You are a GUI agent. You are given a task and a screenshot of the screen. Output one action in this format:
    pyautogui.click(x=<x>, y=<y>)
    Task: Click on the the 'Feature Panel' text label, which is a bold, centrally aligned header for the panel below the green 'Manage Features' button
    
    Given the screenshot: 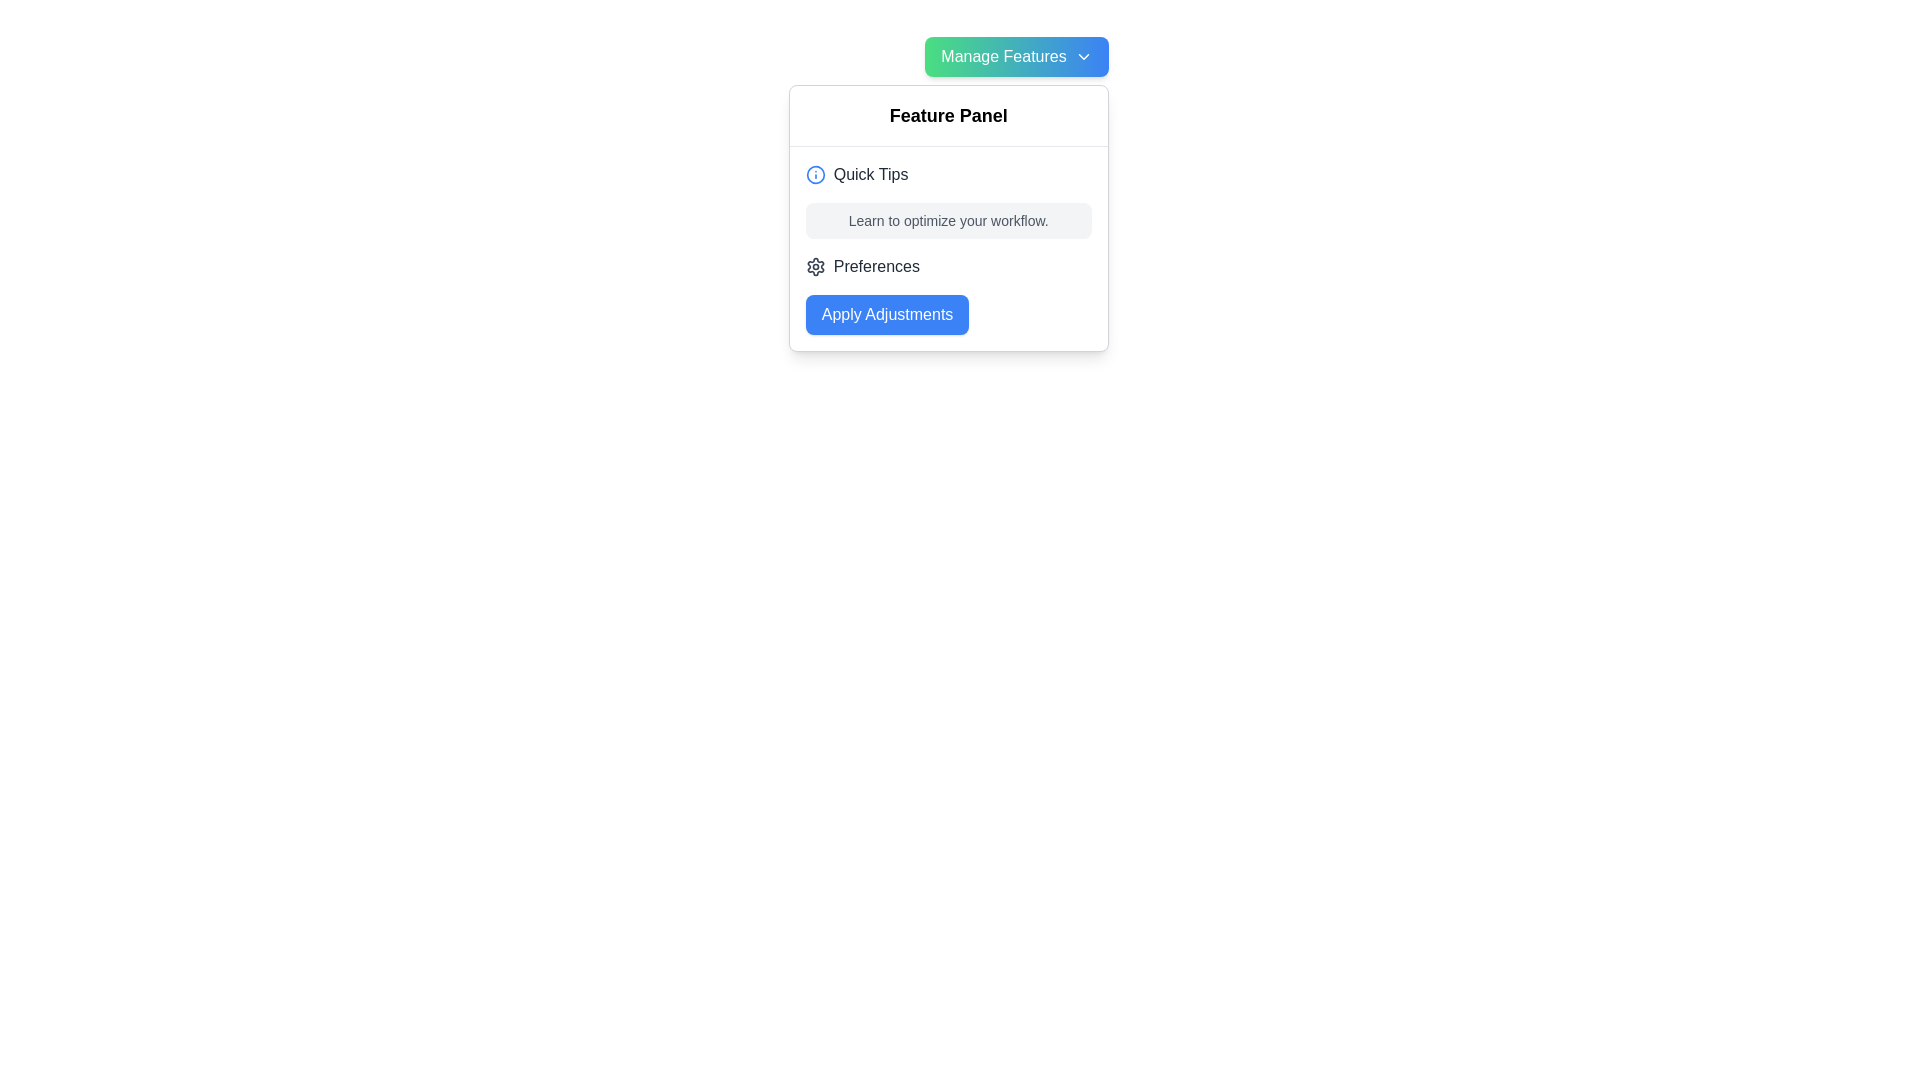 What is the action you would take?
    pyautogui.click(x=947, y=115)
    